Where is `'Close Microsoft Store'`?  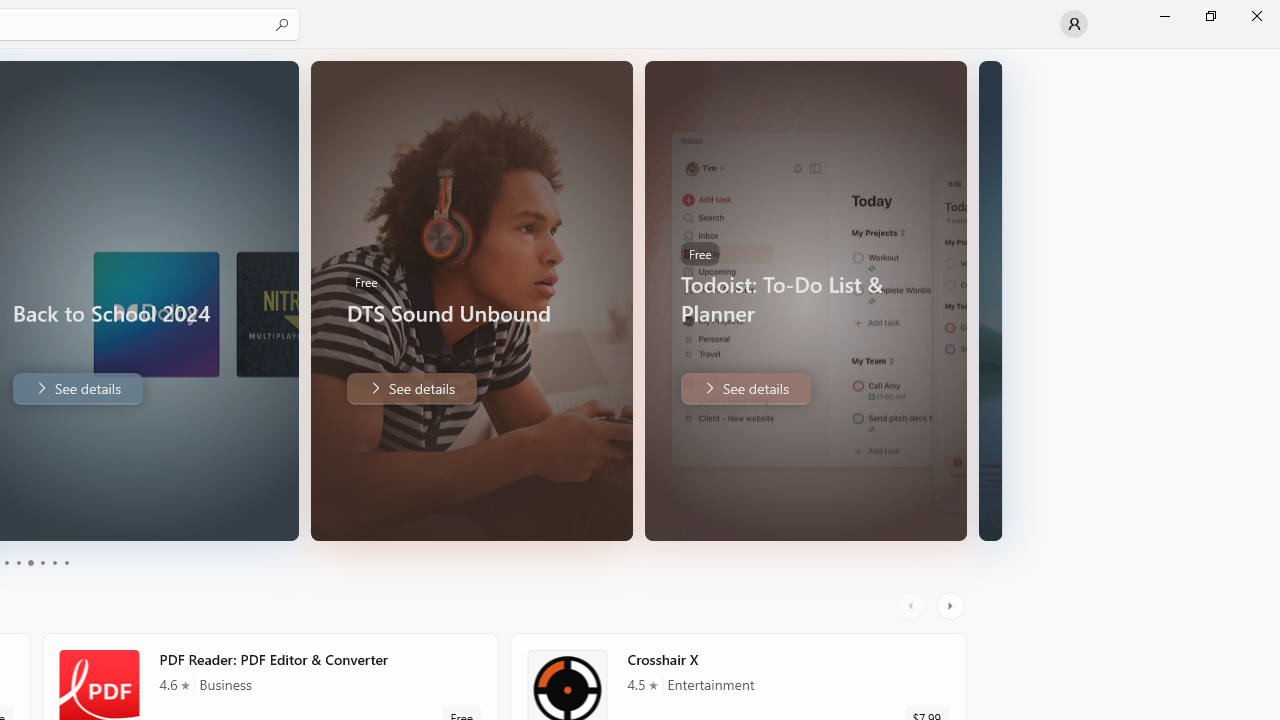 'Close Microsoft Store' is located at coordinates (1255, 15).